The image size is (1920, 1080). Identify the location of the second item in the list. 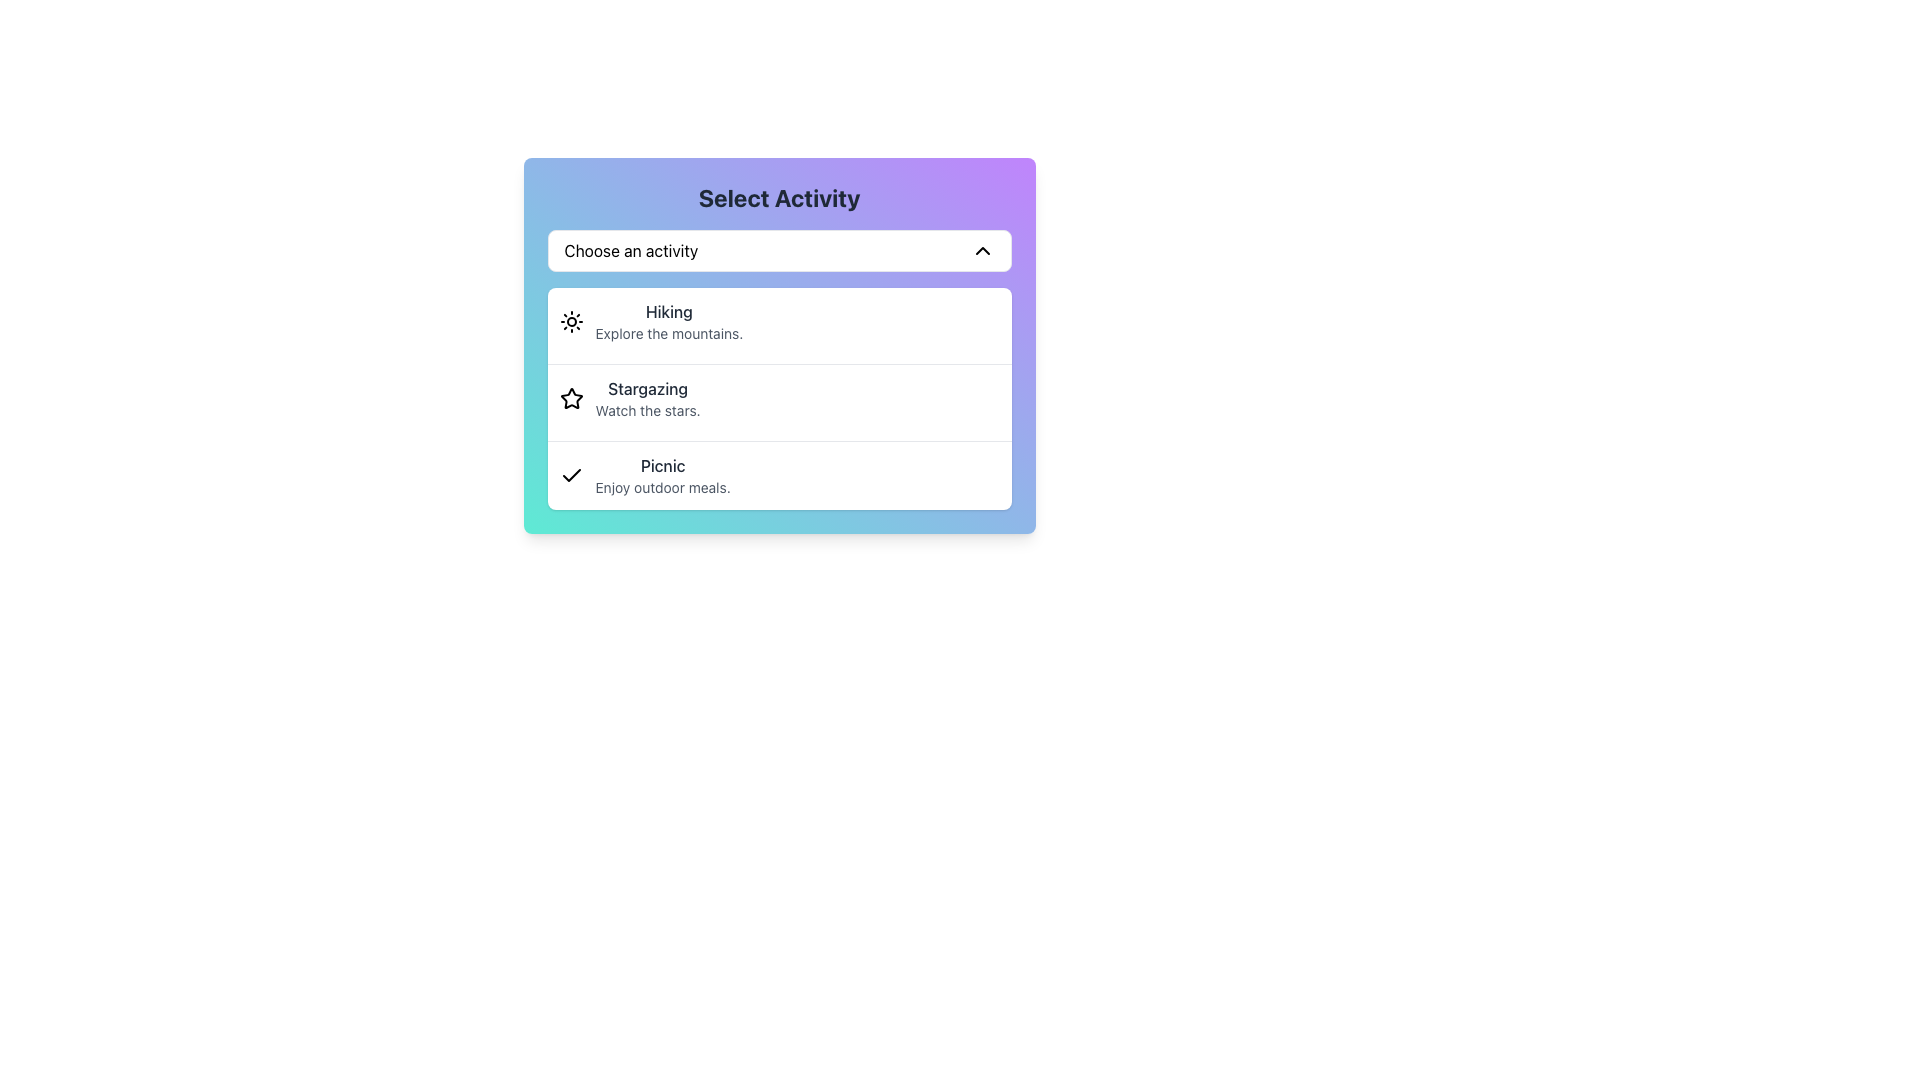
(778, 398).